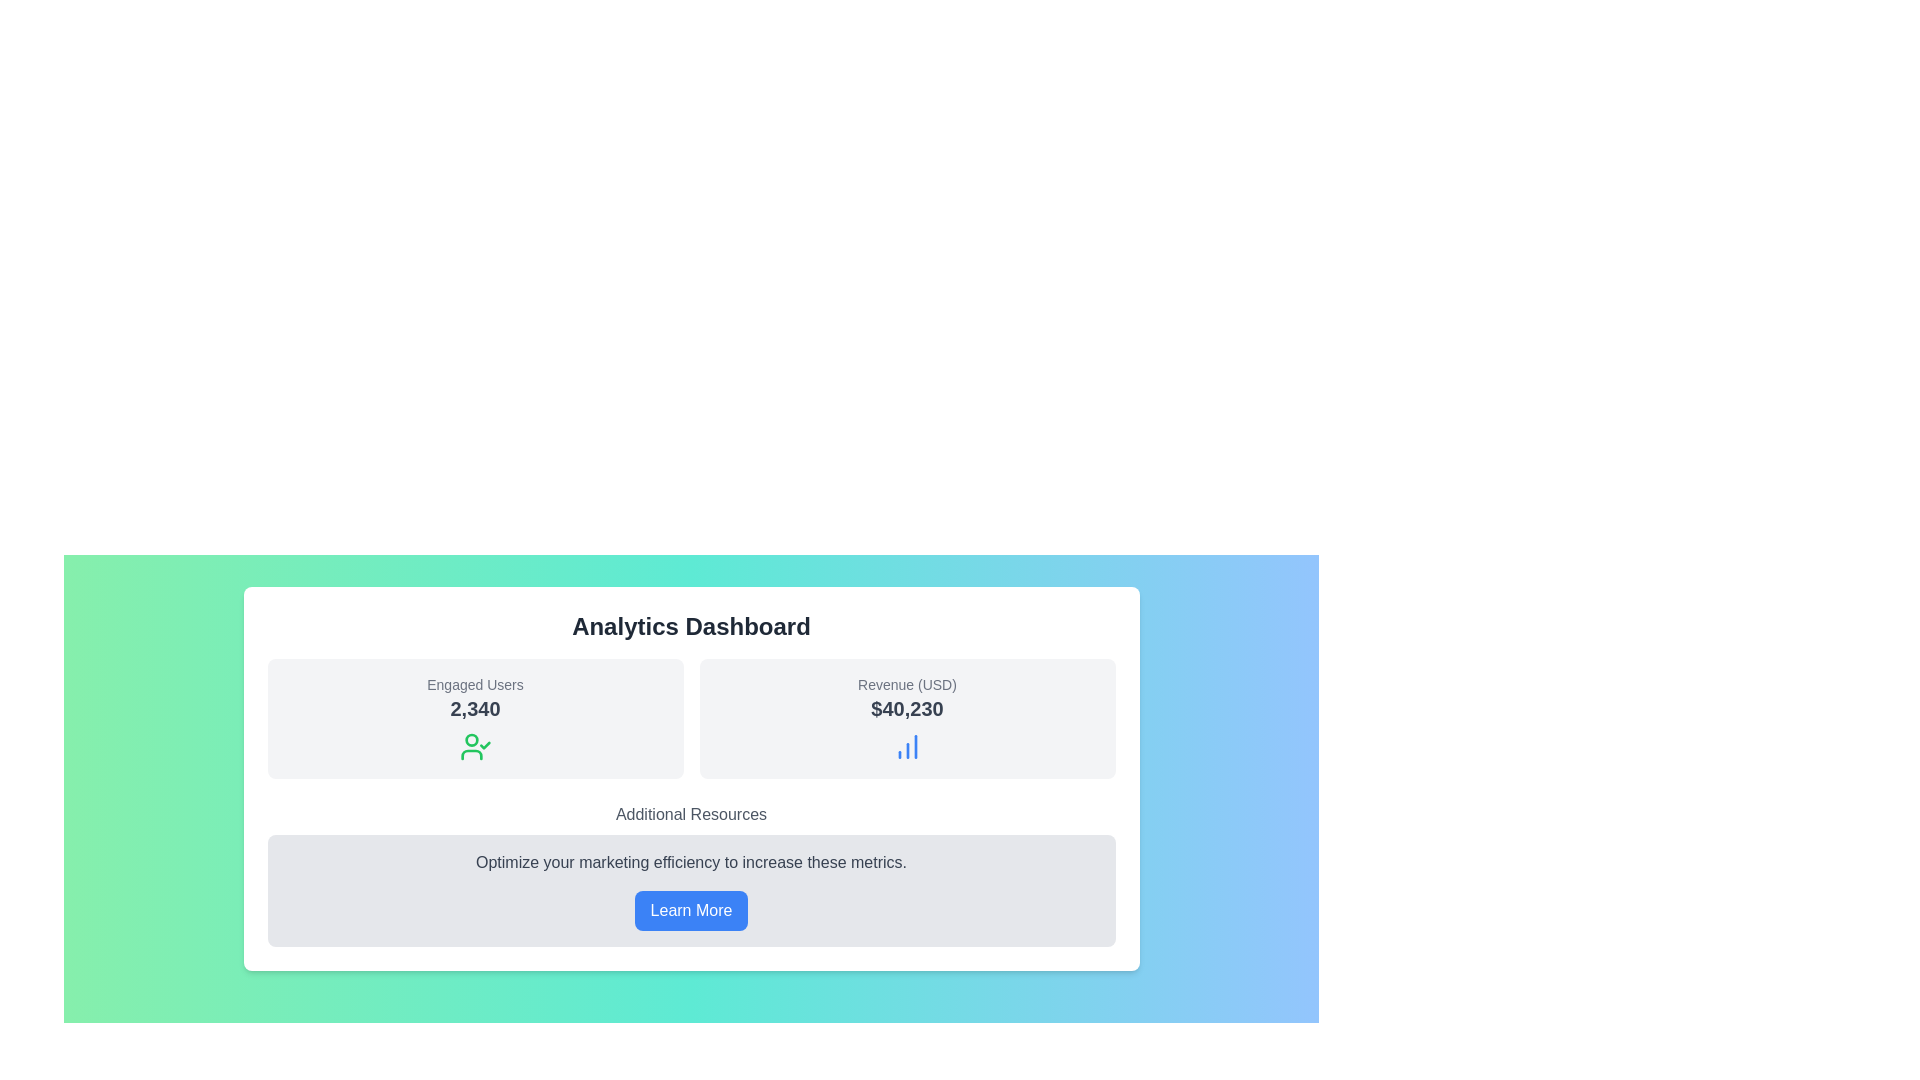 This screenshot has height=1080, width=1920. I want to click on the blue column chart icon located in the 'Revenue (USD)' section of the dashboard, so click(906, 747).